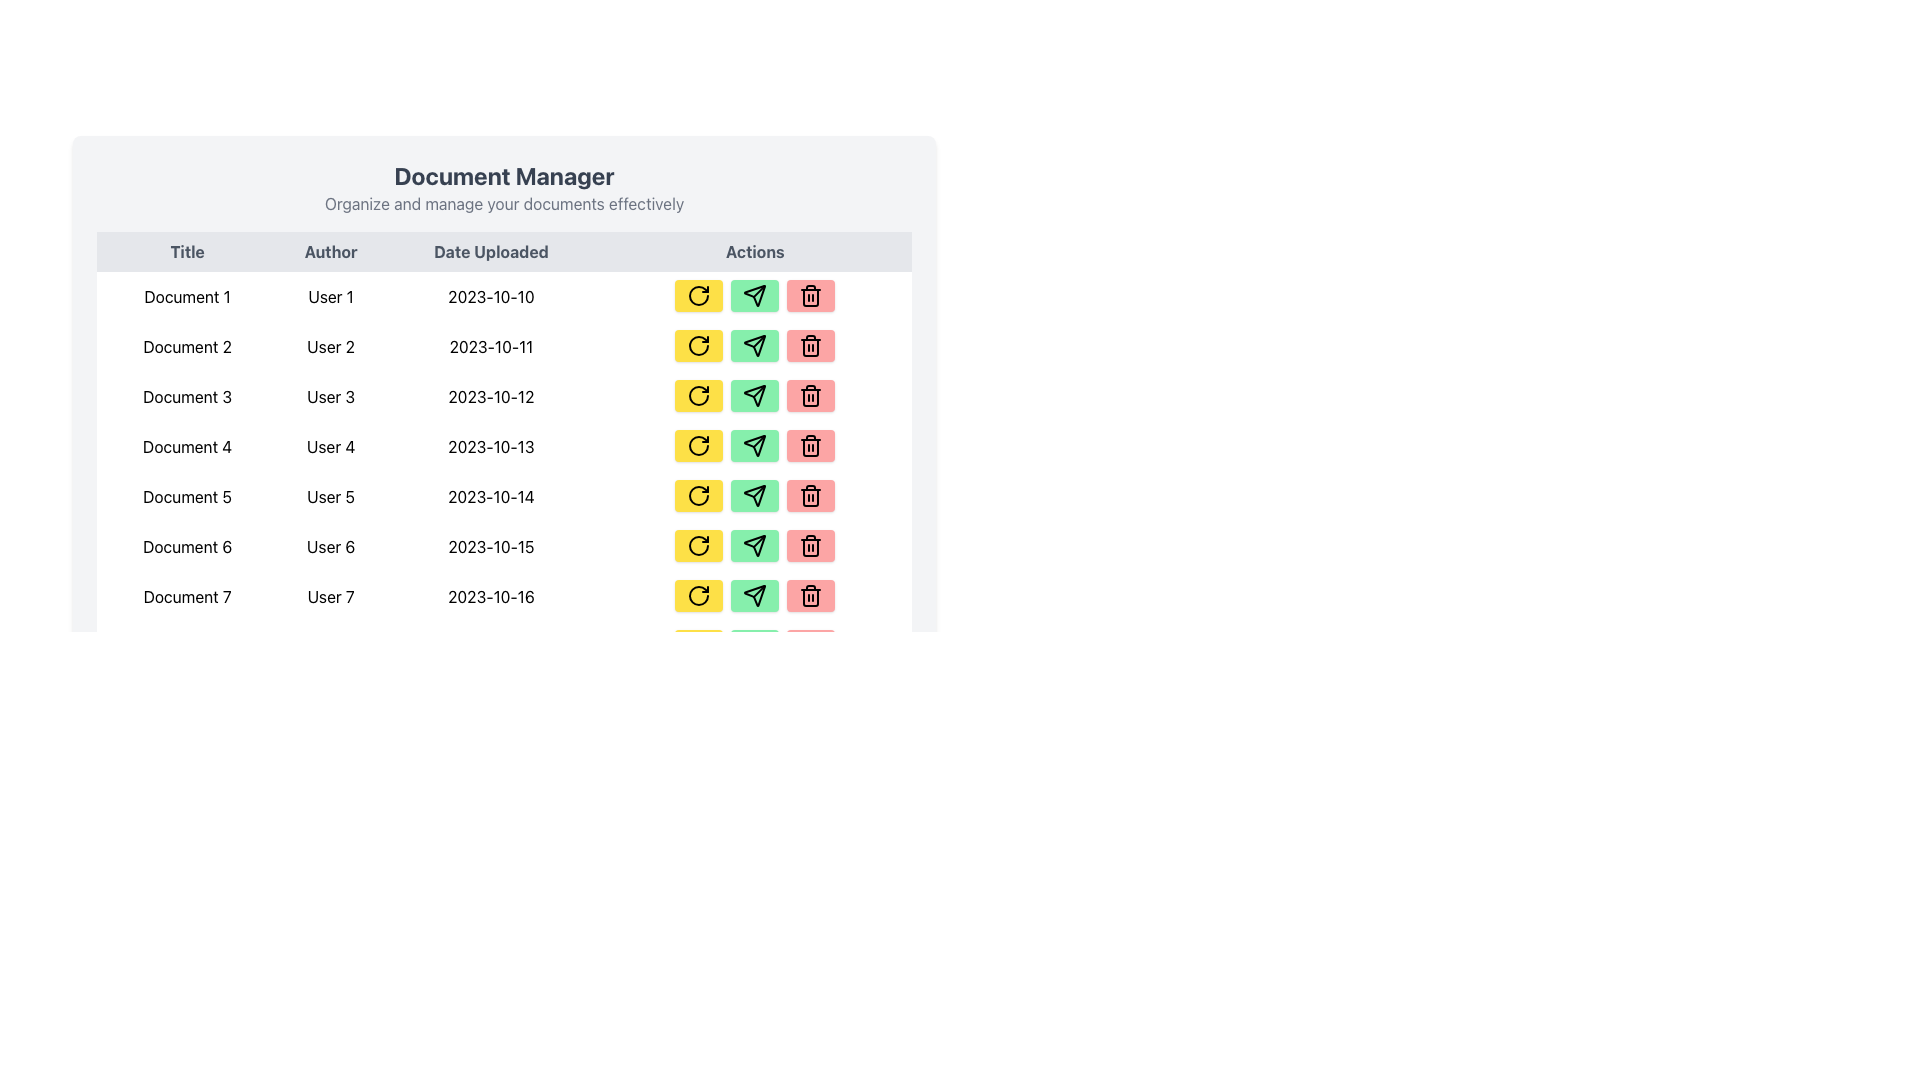  Describe the element at coordinates (754, 297) in the screenshot. I see `the send button located in the second control of the 'Actions' column in the first row of the document management table` at that location.